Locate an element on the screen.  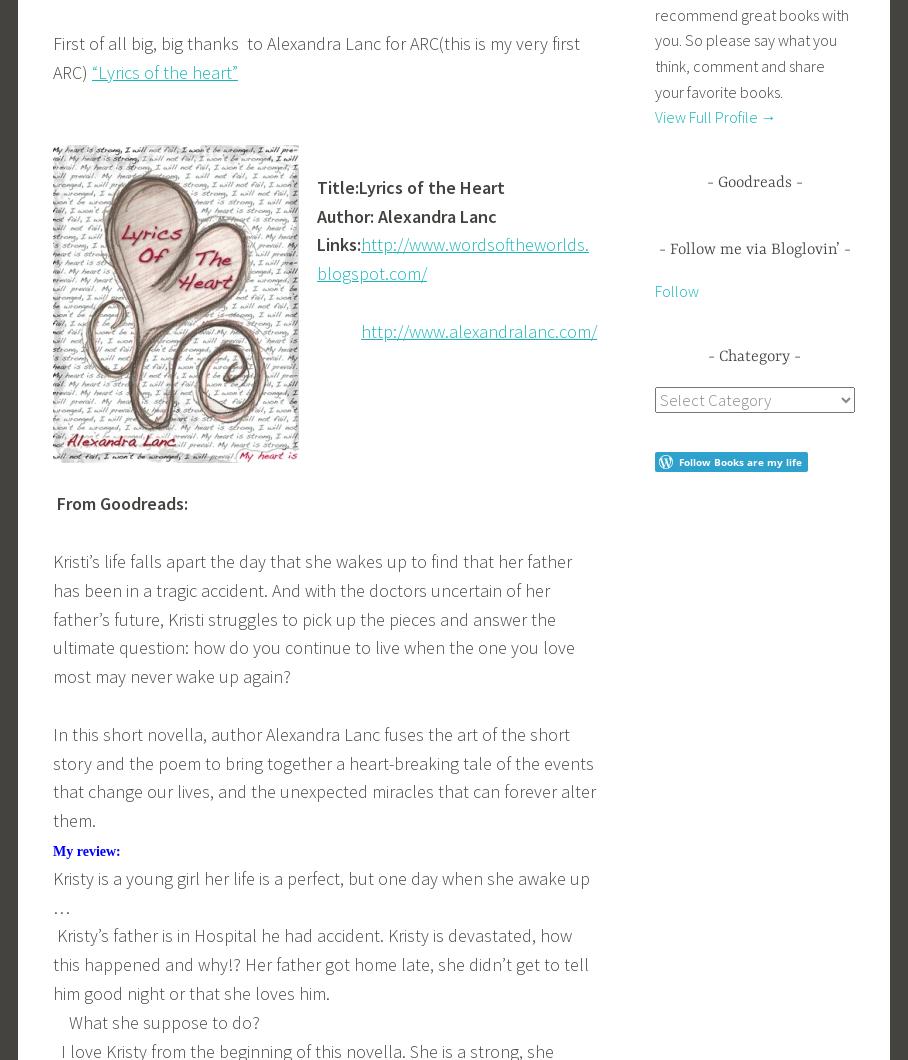
'“Lyrics of the heart”' is located at coordinates (163, 71).